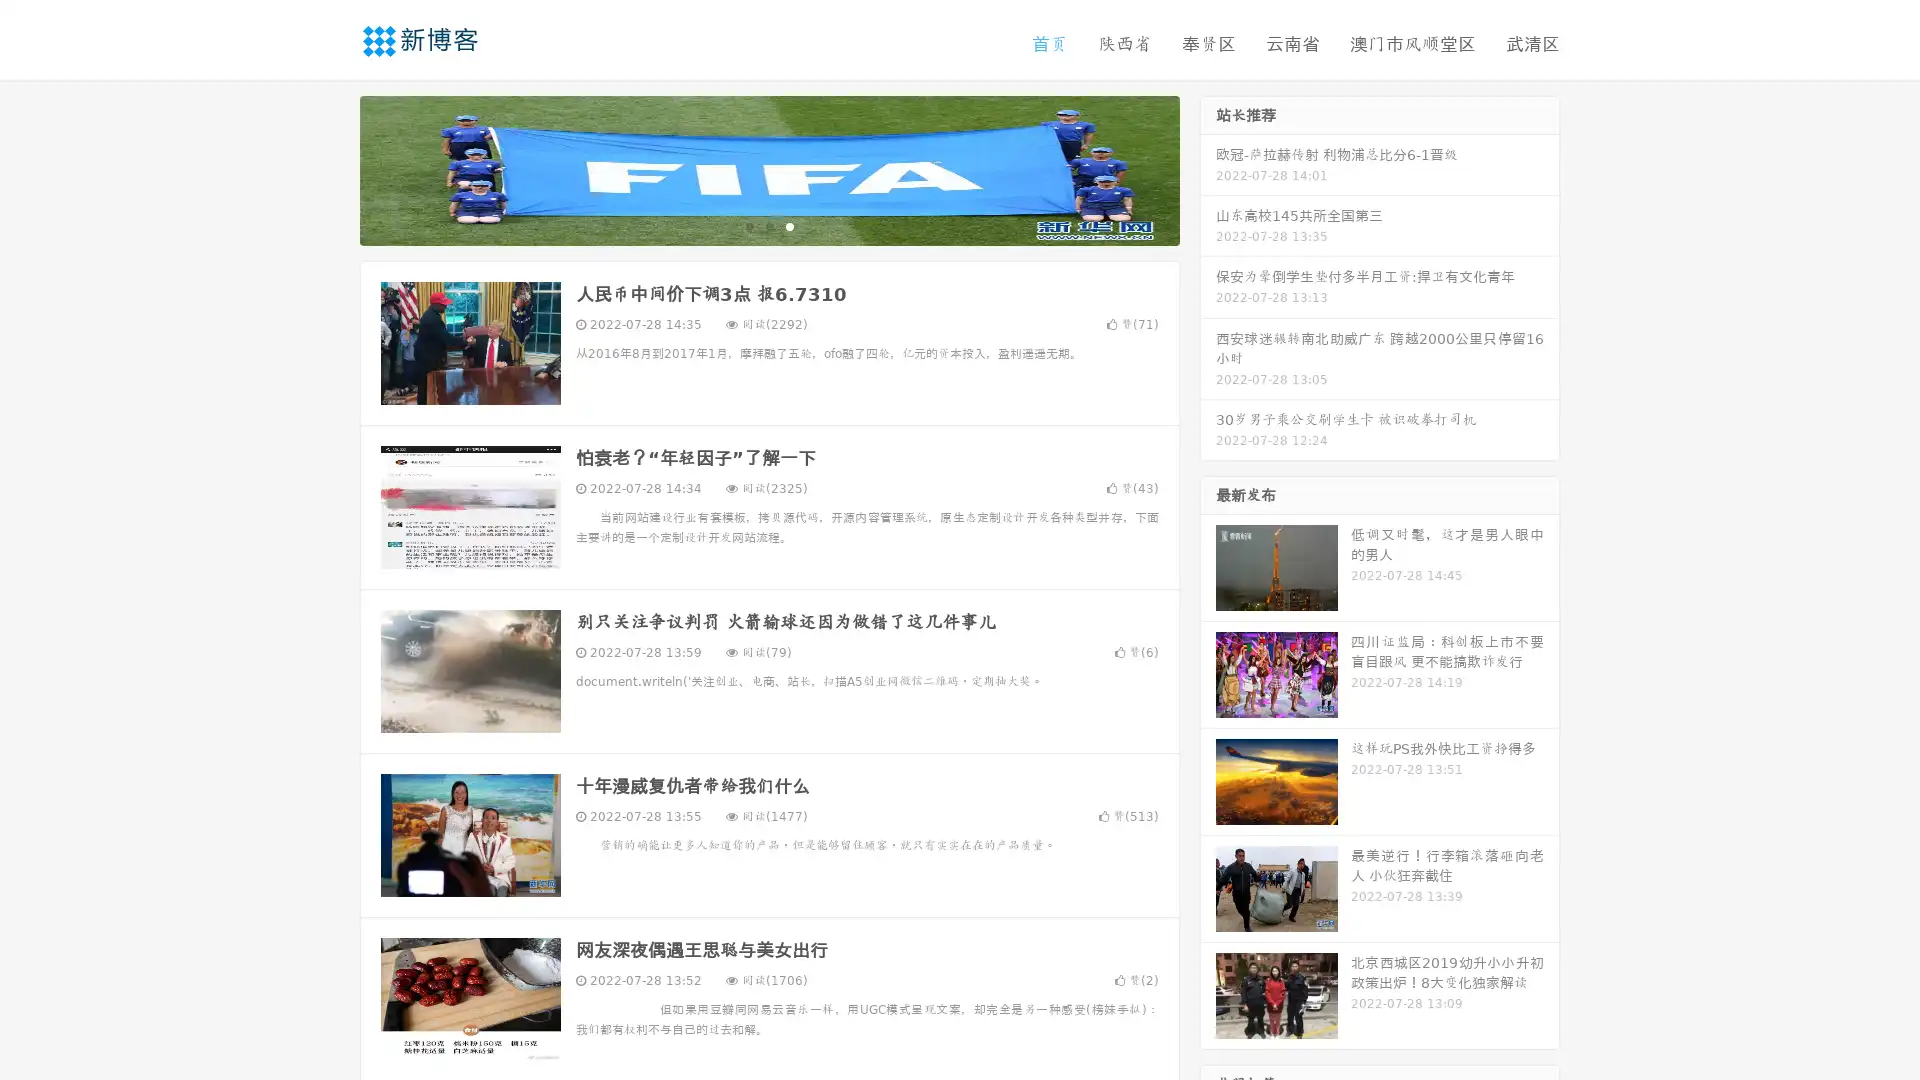 The width and height of the screenshot is (1920, 1080). What do you see at coordinates (768, 225) in the screenshot?
I see `Go to slide 2` at bounding box center [768, 225].